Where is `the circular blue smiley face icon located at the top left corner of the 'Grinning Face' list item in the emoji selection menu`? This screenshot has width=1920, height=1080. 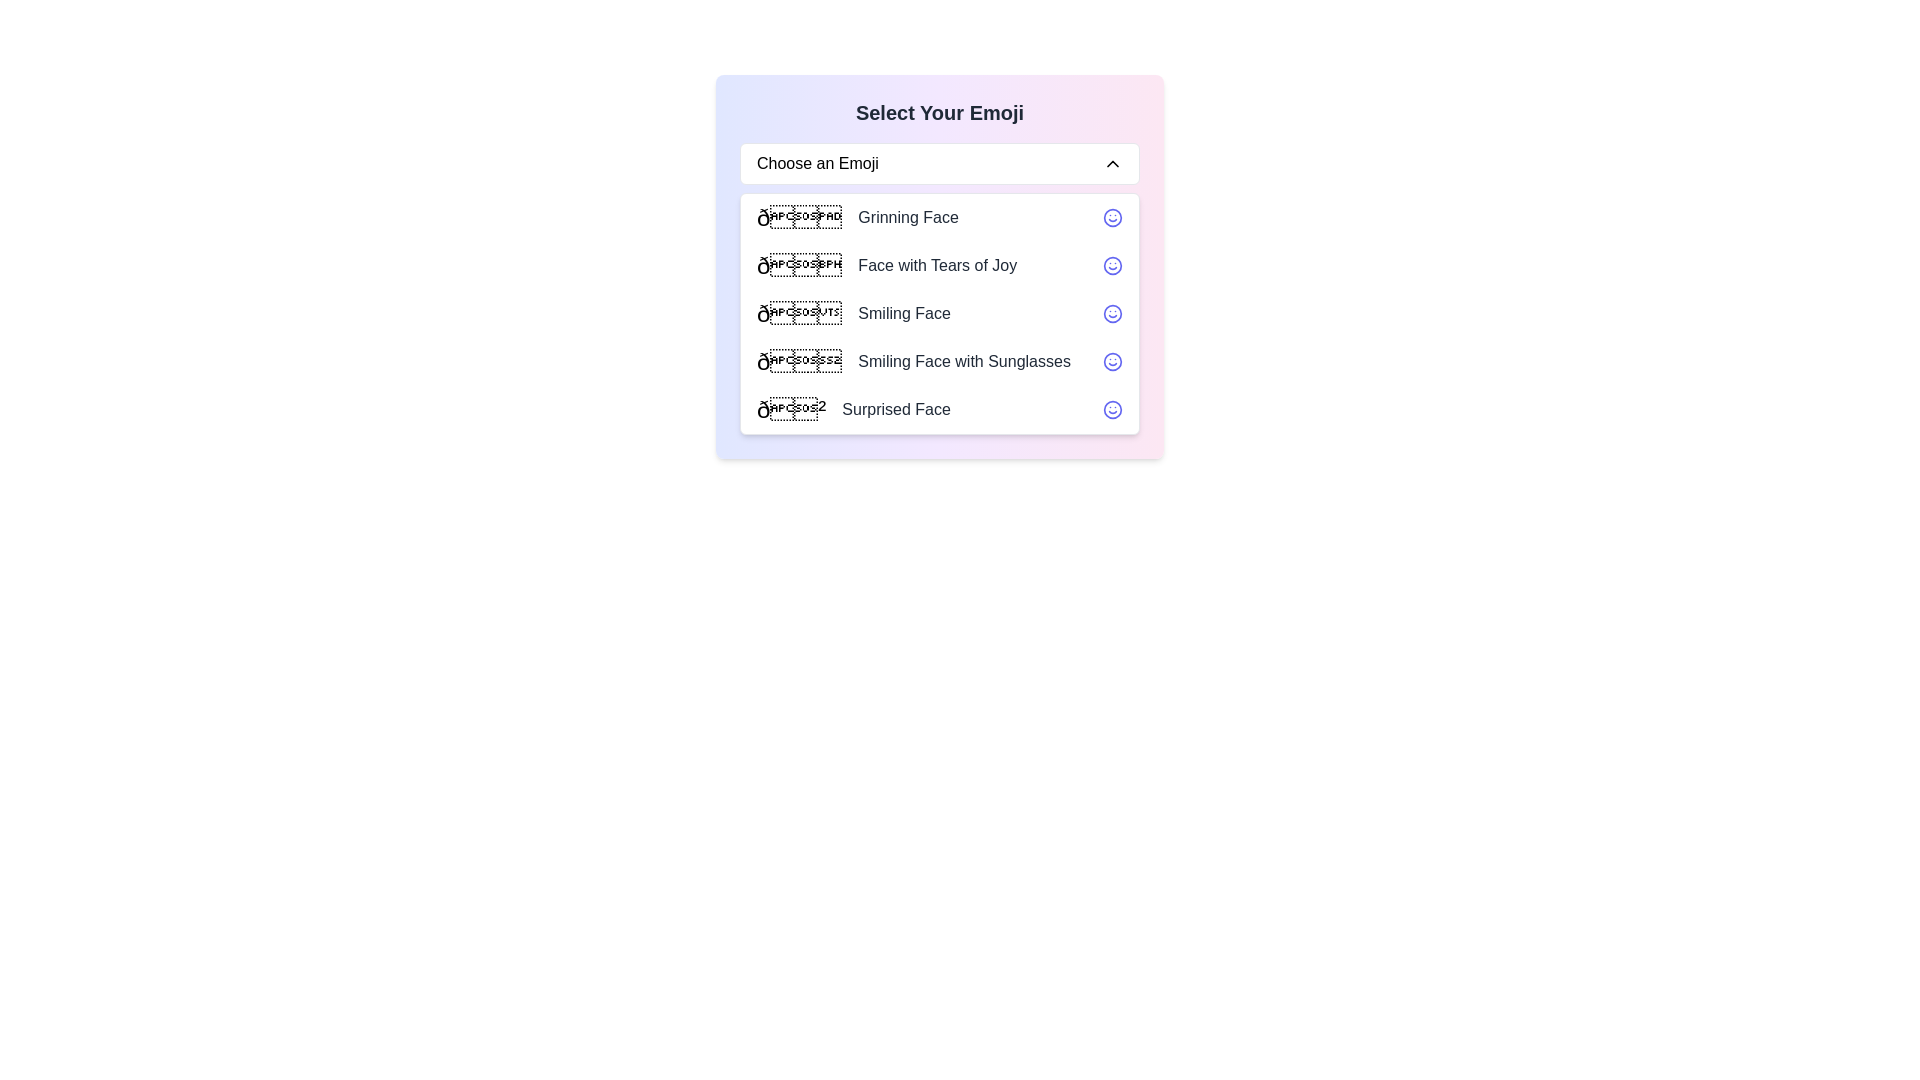 the circular blue smiley face icon located at the top left corner of the 'Grinning Face' list item in the emoji selection menu is located at coordinates (1112, 218).